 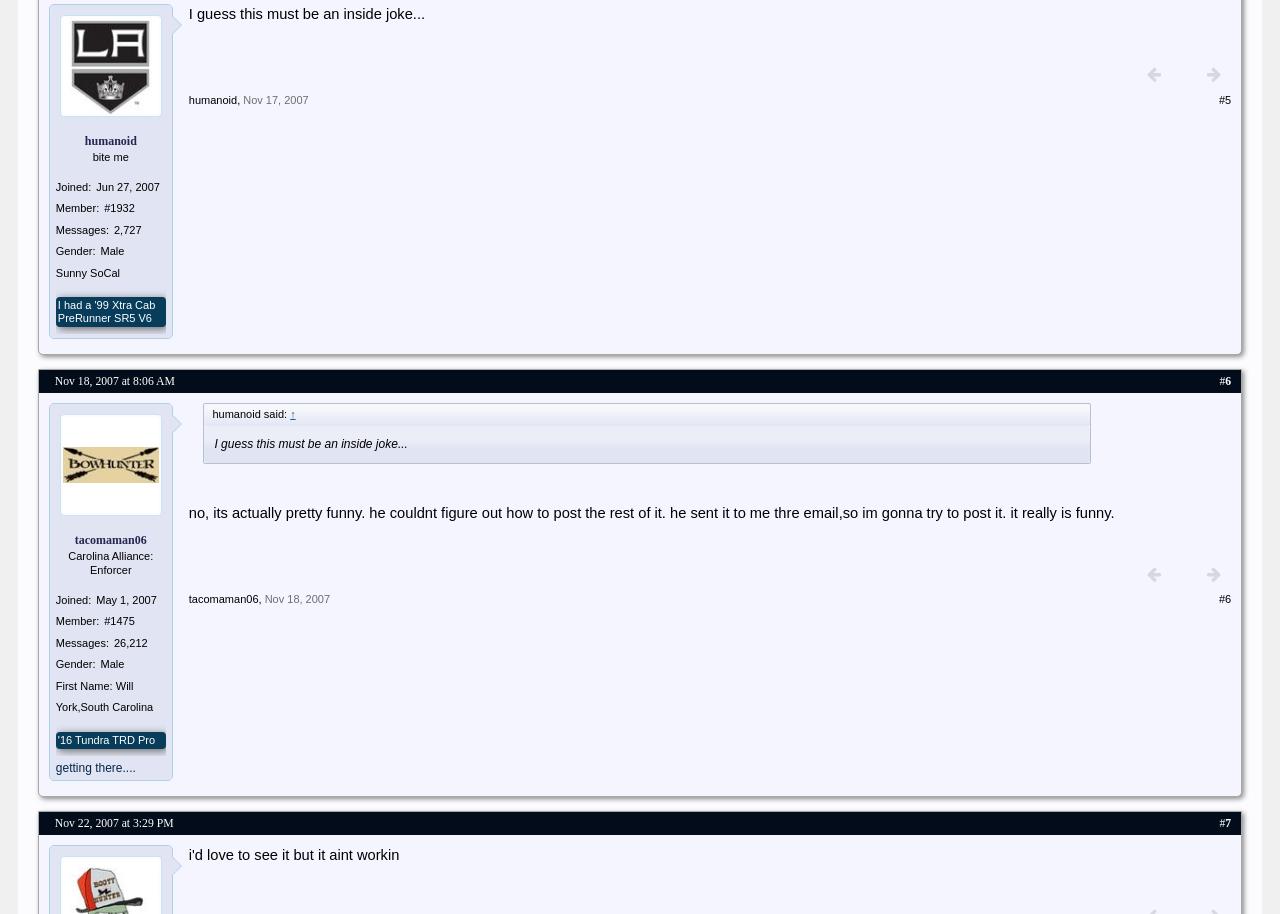 I want to click on 'i'd love to see it but it aint workin', so click(x=292, y=854).